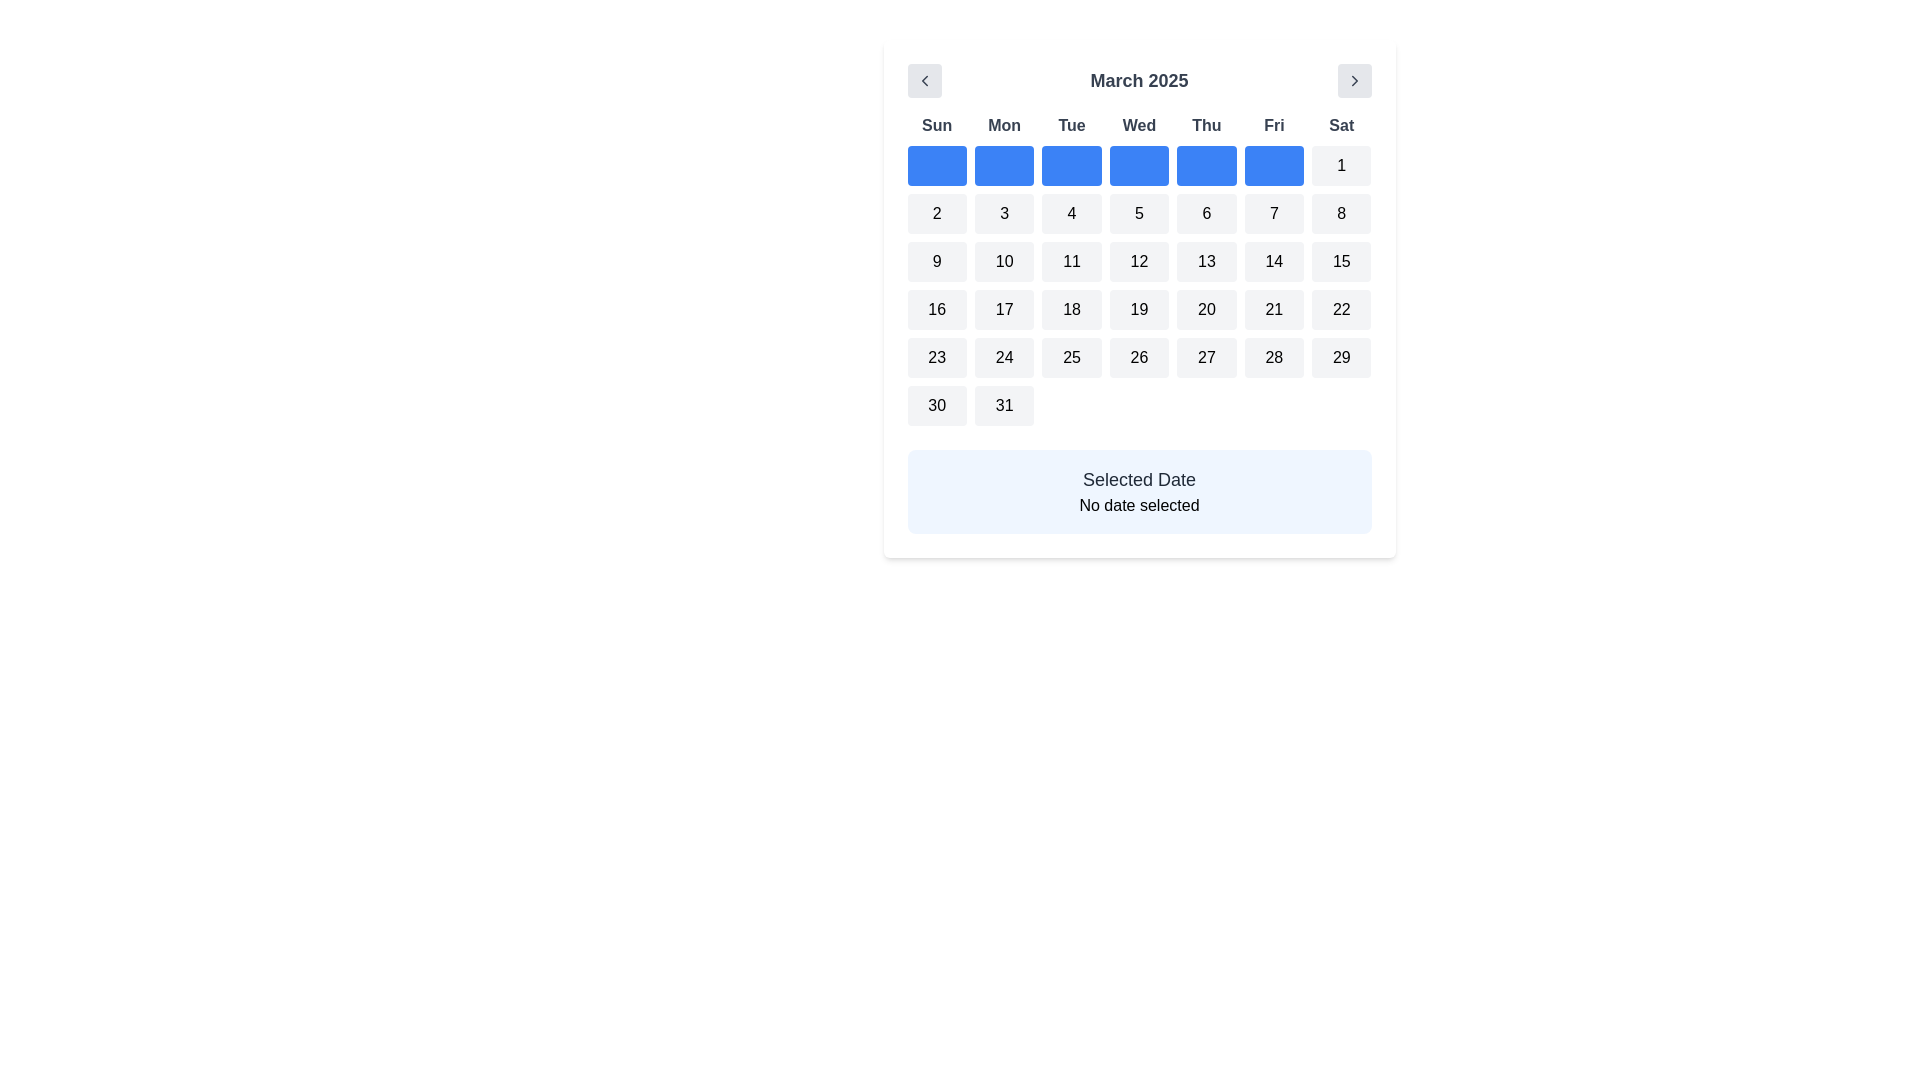  I want to click on the calendar day element representing the 24th day of the month, so click(1004, 357).